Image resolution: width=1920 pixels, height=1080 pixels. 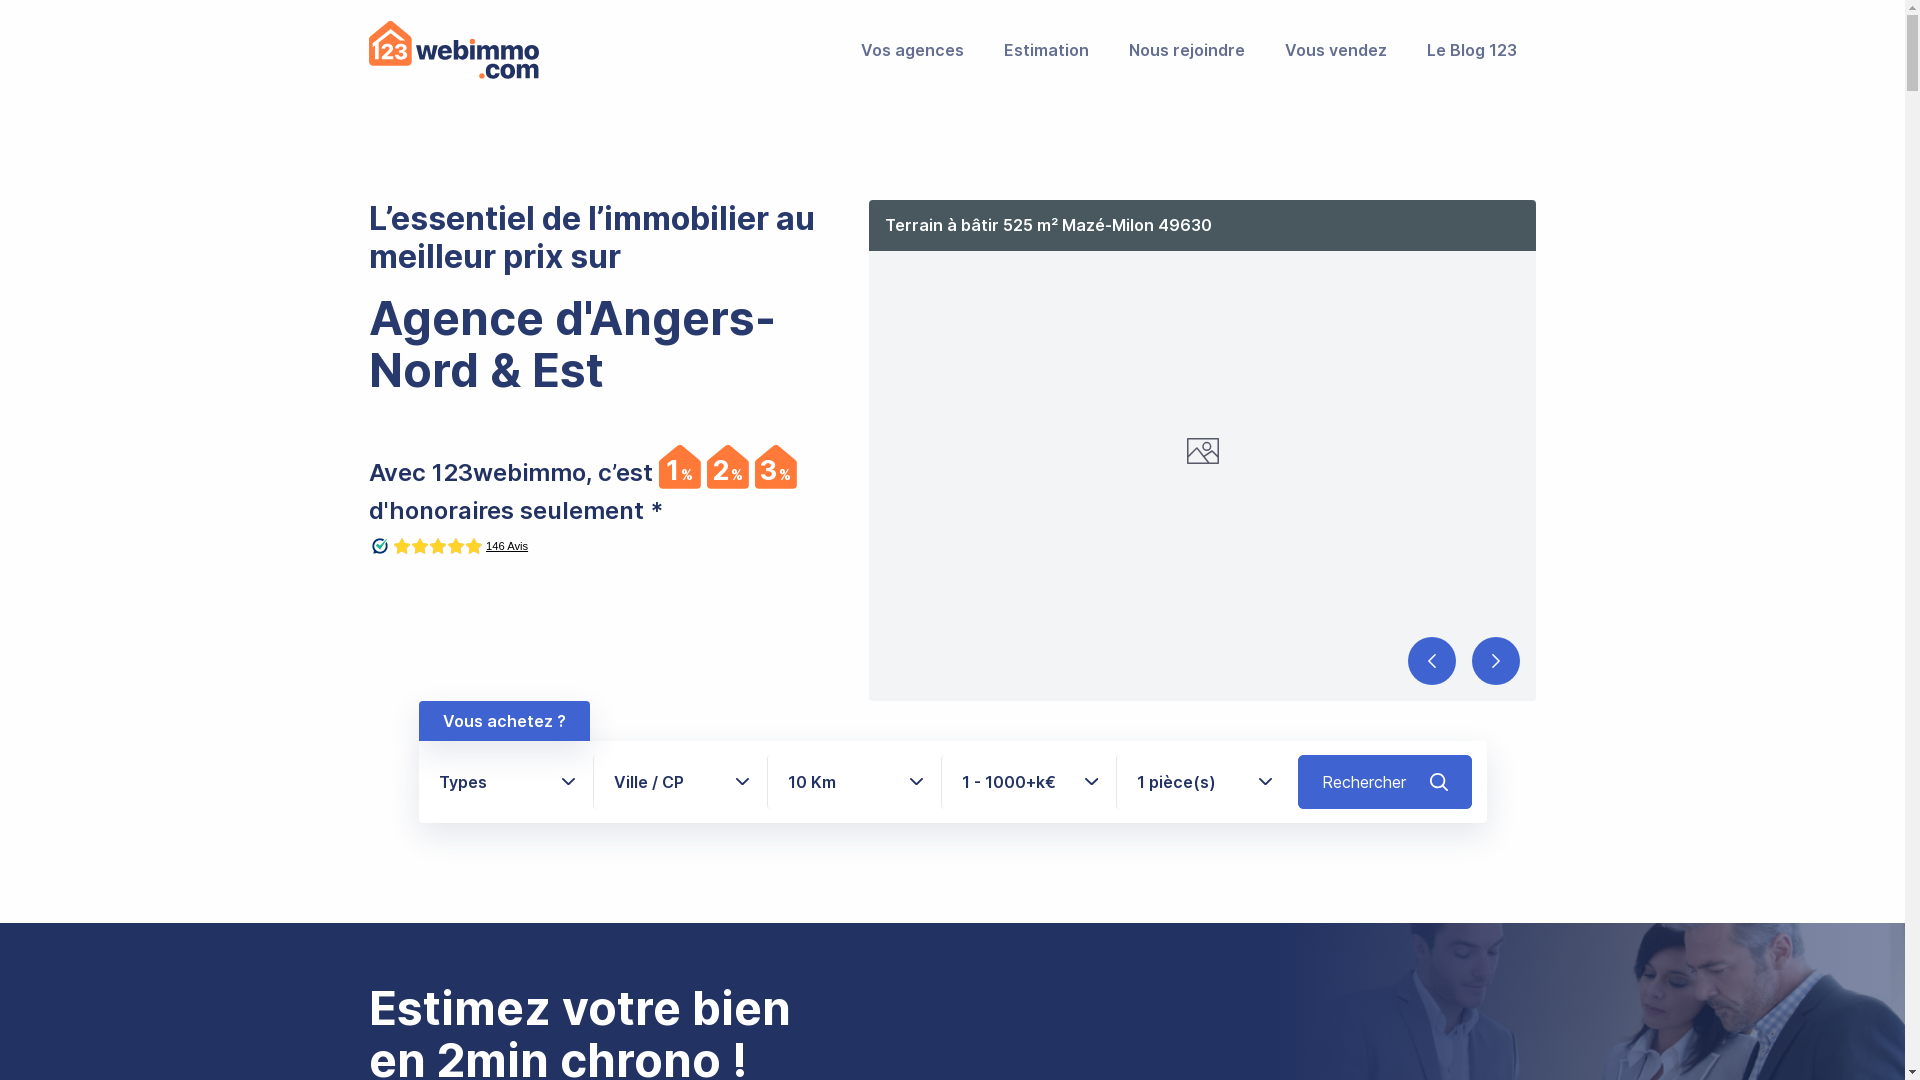 What do you see at coordinates (503, 721) in the screenshot?
I see `'Vous achetez ?'` at bounding box center [503, 721].